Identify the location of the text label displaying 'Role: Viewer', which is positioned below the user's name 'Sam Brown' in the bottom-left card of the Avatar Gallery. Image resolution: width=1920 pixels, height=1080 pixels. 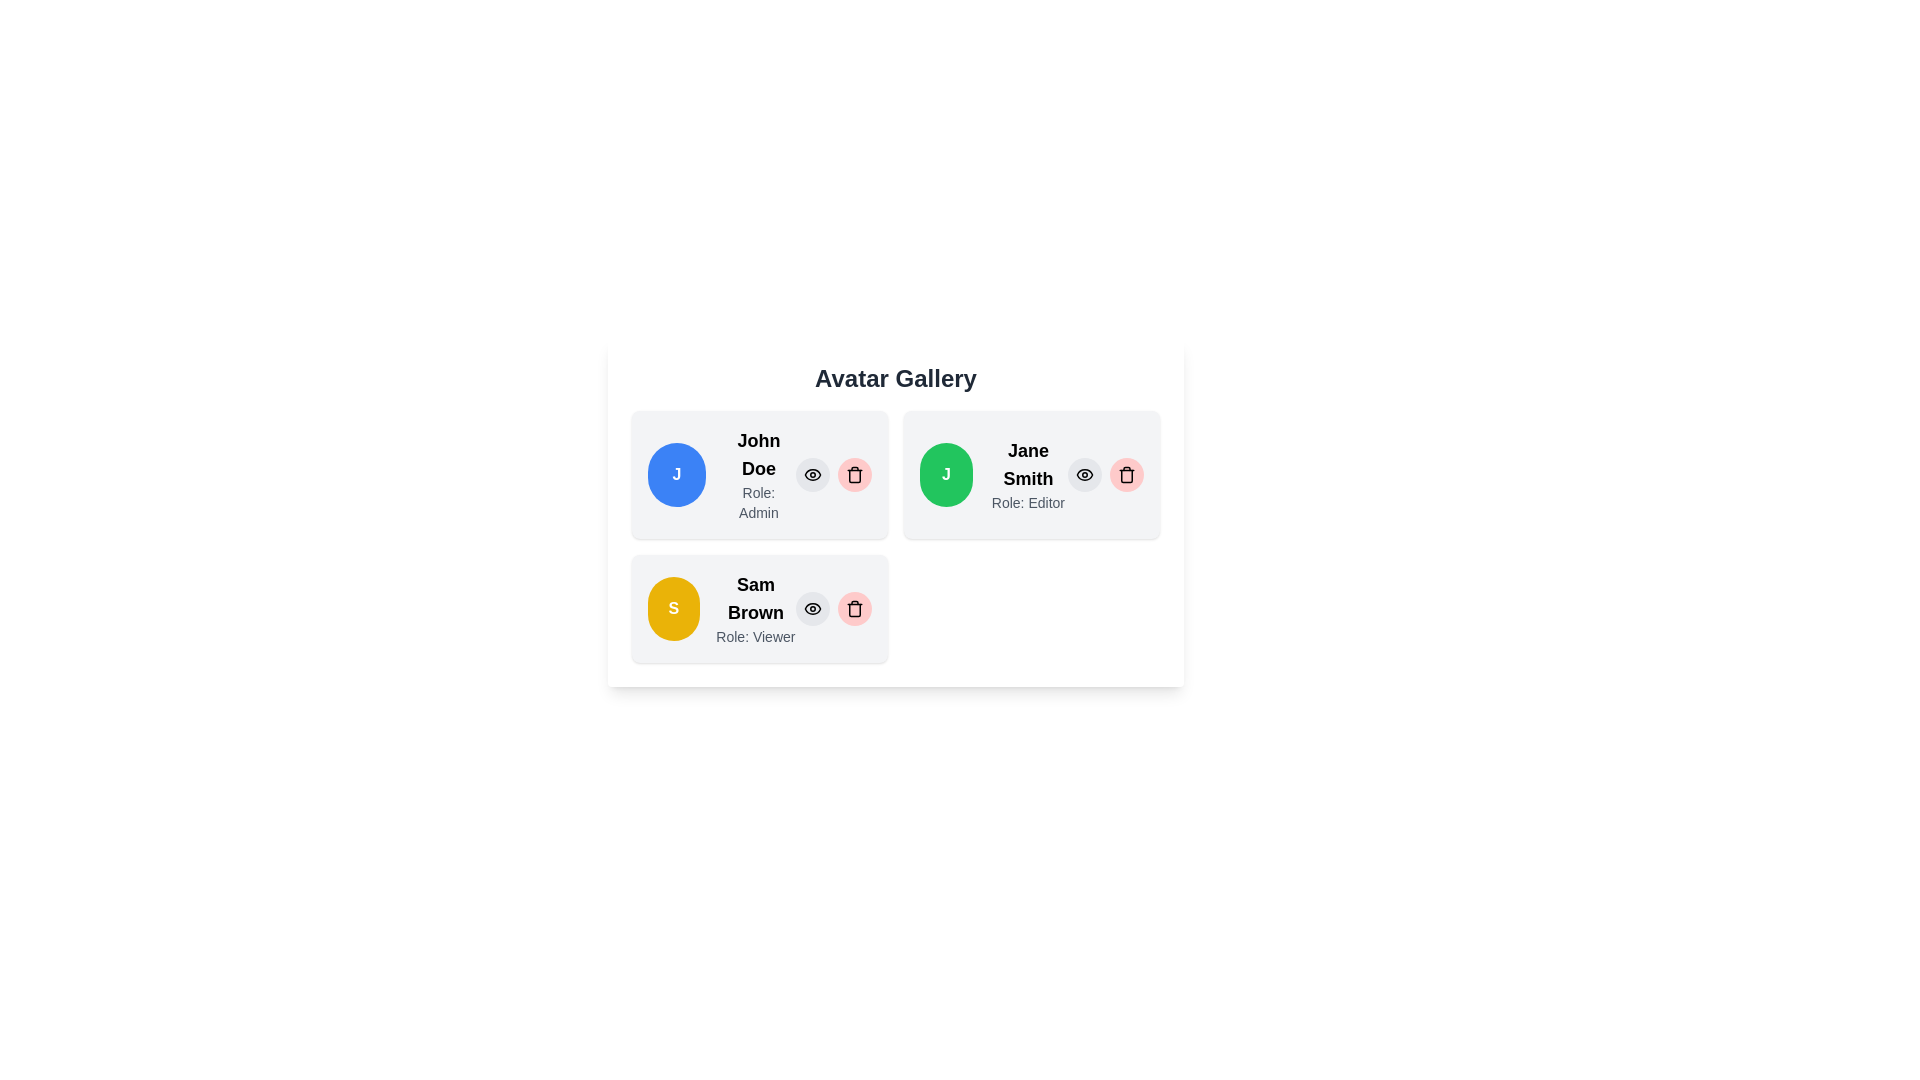
(754, 636).